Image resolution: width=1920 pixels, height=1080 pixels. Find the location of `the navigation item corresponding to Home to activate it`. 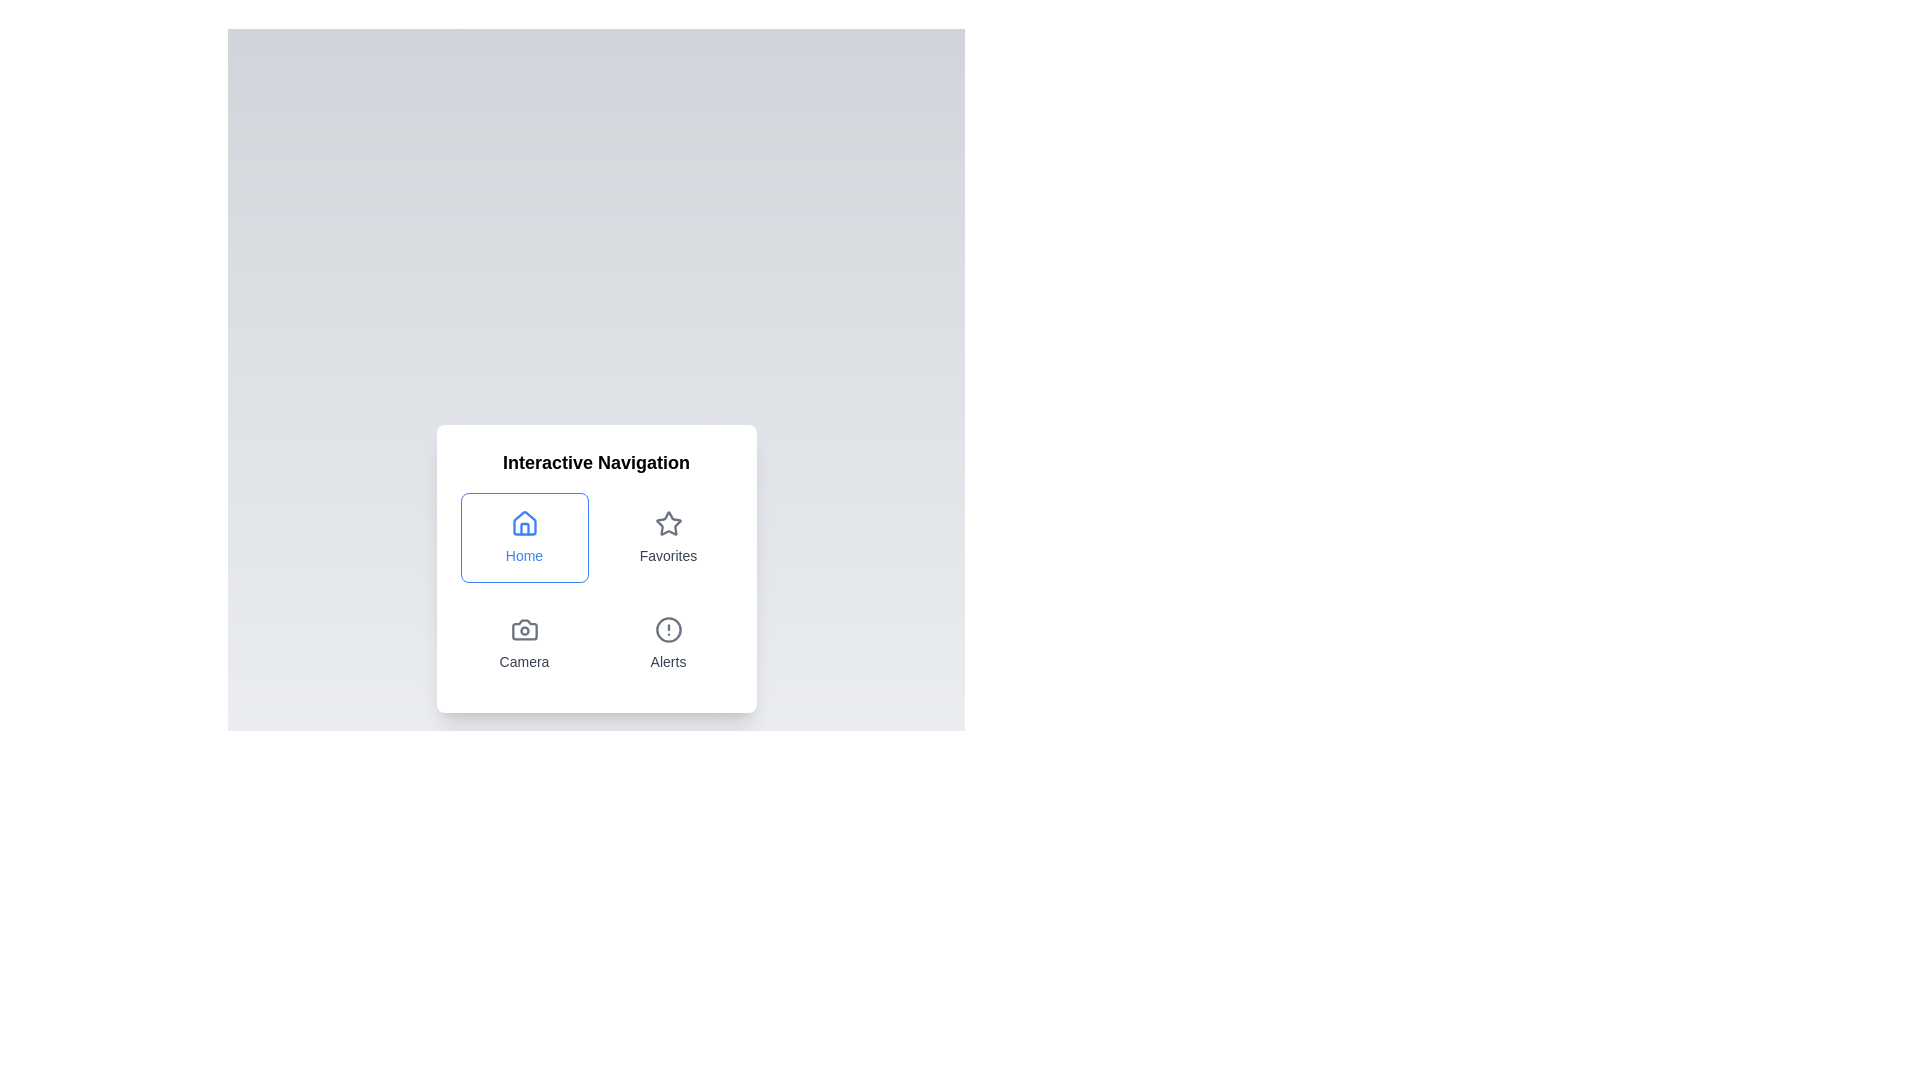

the navigation item corresponding to Home to activate it is located at coordinates (524, 536).